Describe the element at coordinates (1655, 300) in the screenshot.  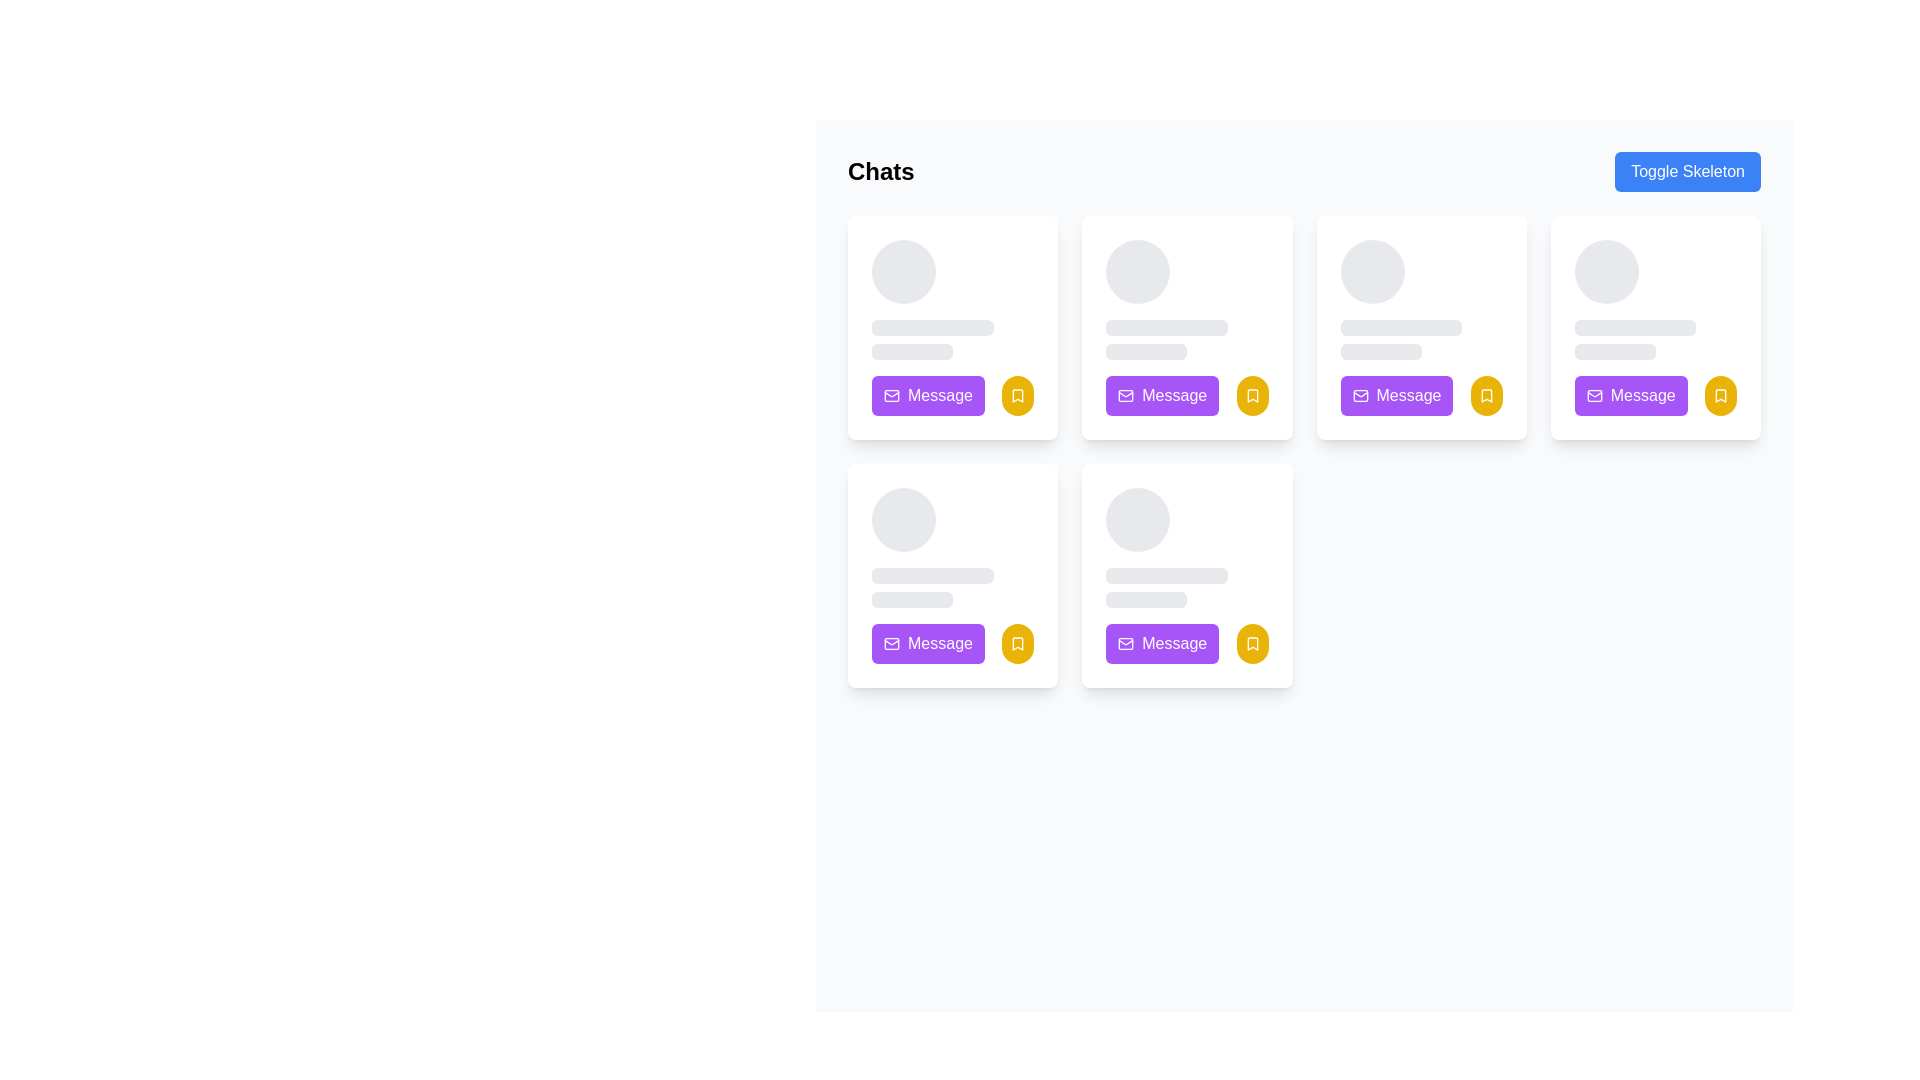
I see `the Skeleton loader located in the top-right card of the visible grid, which serves as a loading indicator above the 'Message' button` at that location.